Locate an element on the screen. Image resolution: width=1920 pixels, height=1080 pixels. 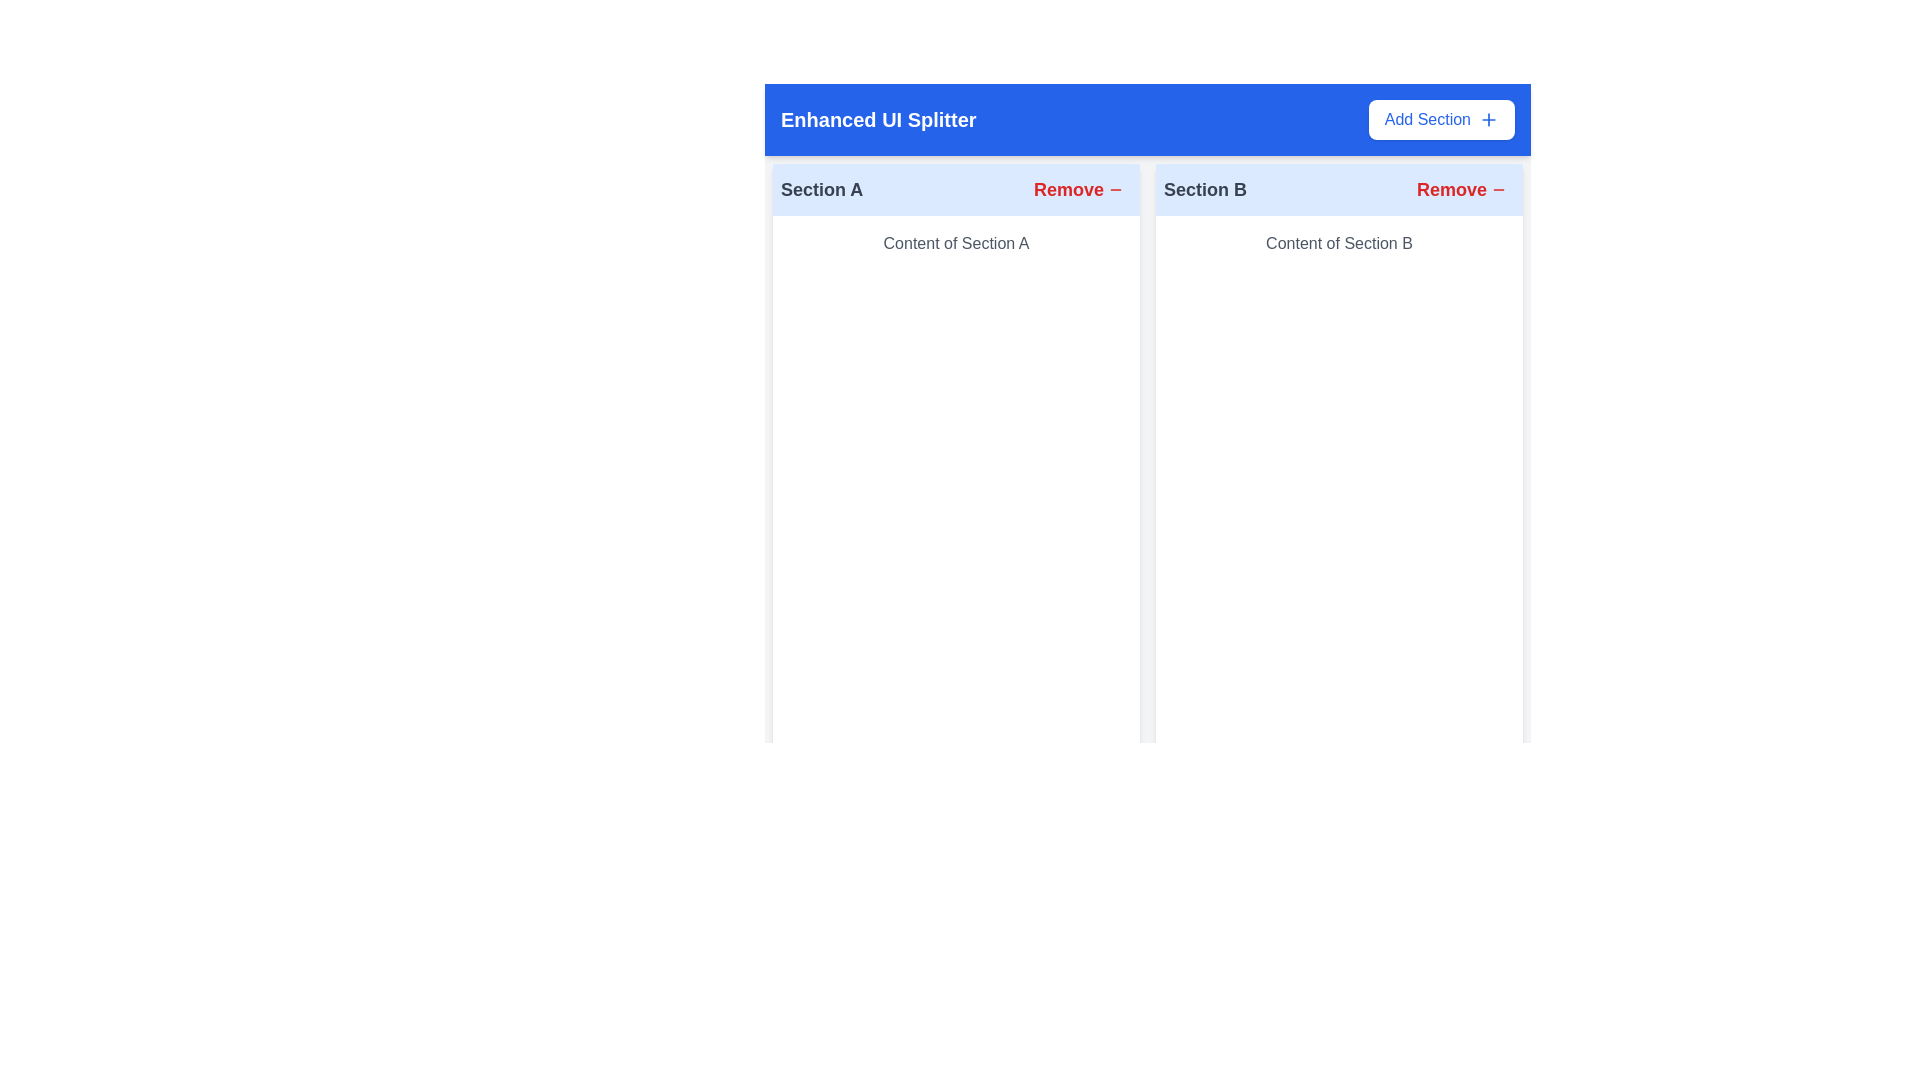
the plus sign icon inside the 'Add Section' button, which has a white background and blue text, positioned near the right end of the button is located at coordinates (1488, 119).